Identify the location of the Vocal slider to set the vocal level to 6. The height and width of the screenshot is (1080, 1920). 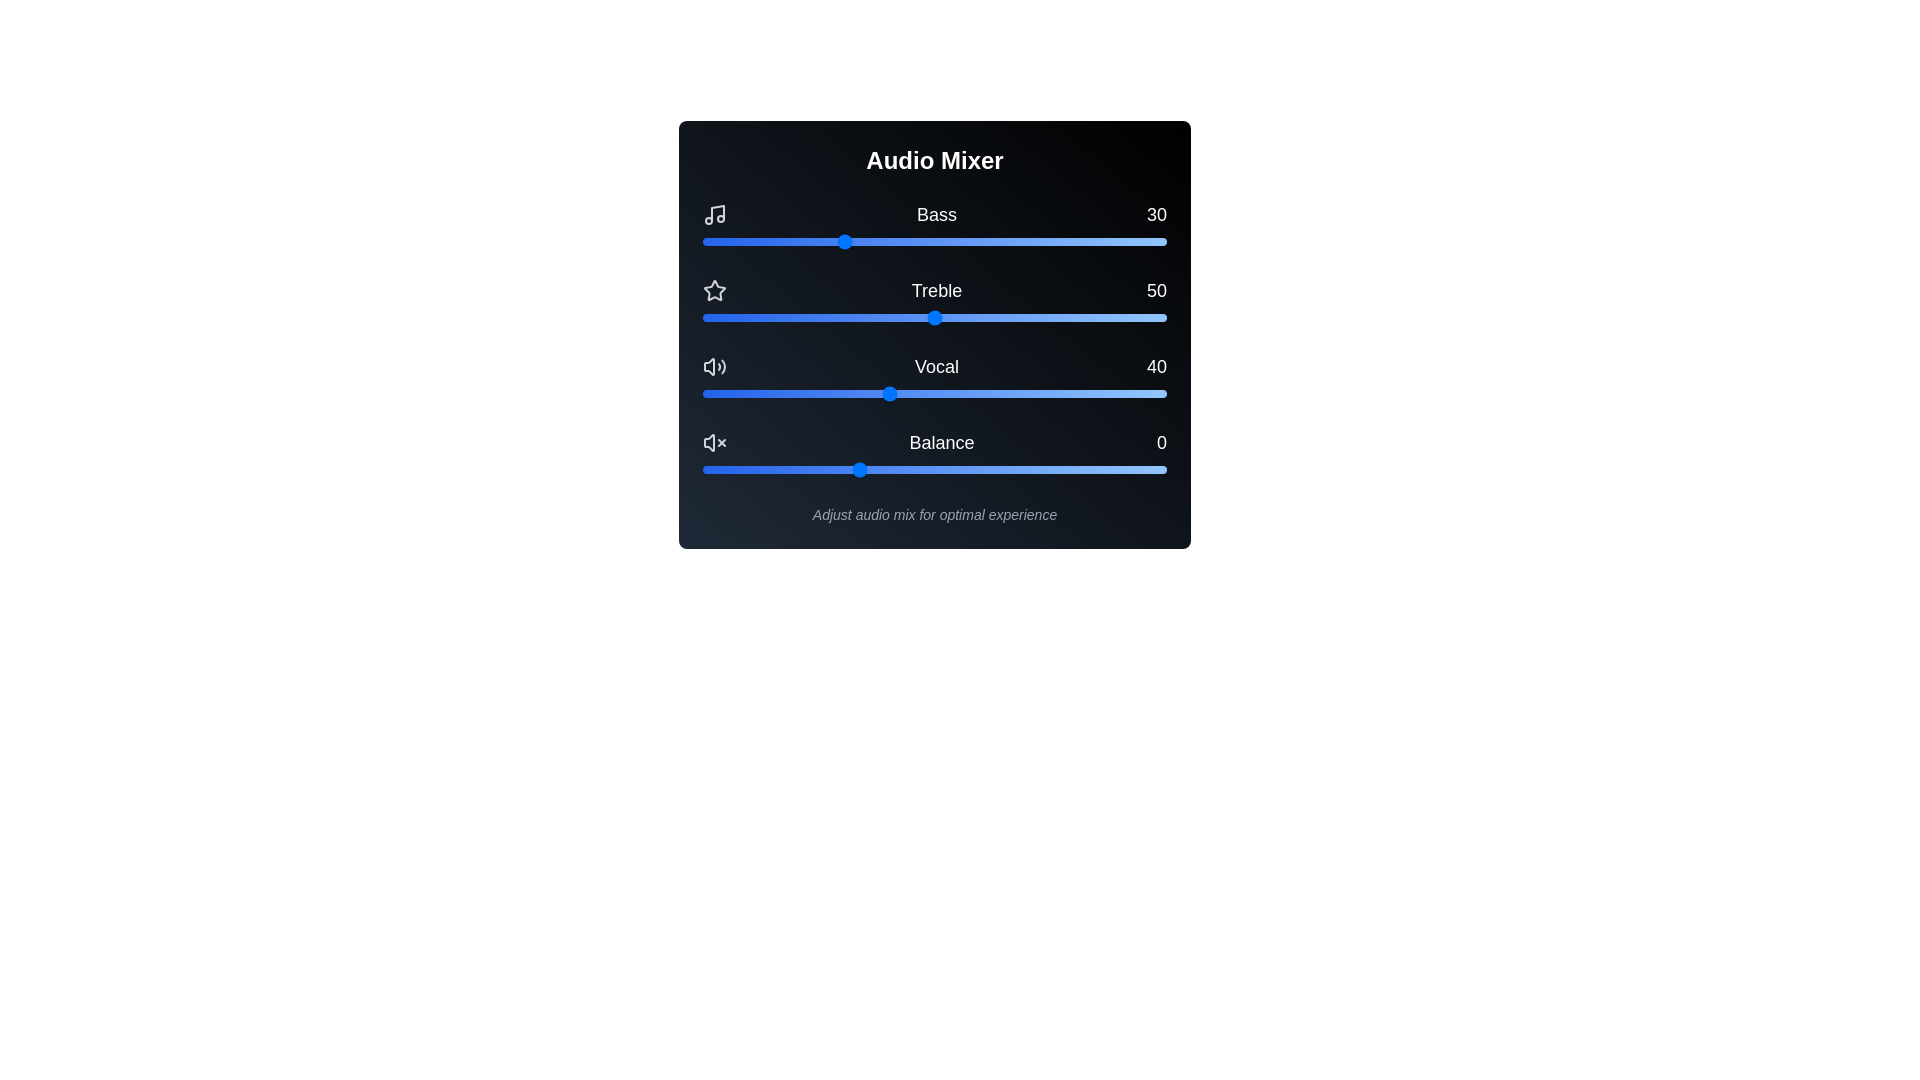
(729, 393).